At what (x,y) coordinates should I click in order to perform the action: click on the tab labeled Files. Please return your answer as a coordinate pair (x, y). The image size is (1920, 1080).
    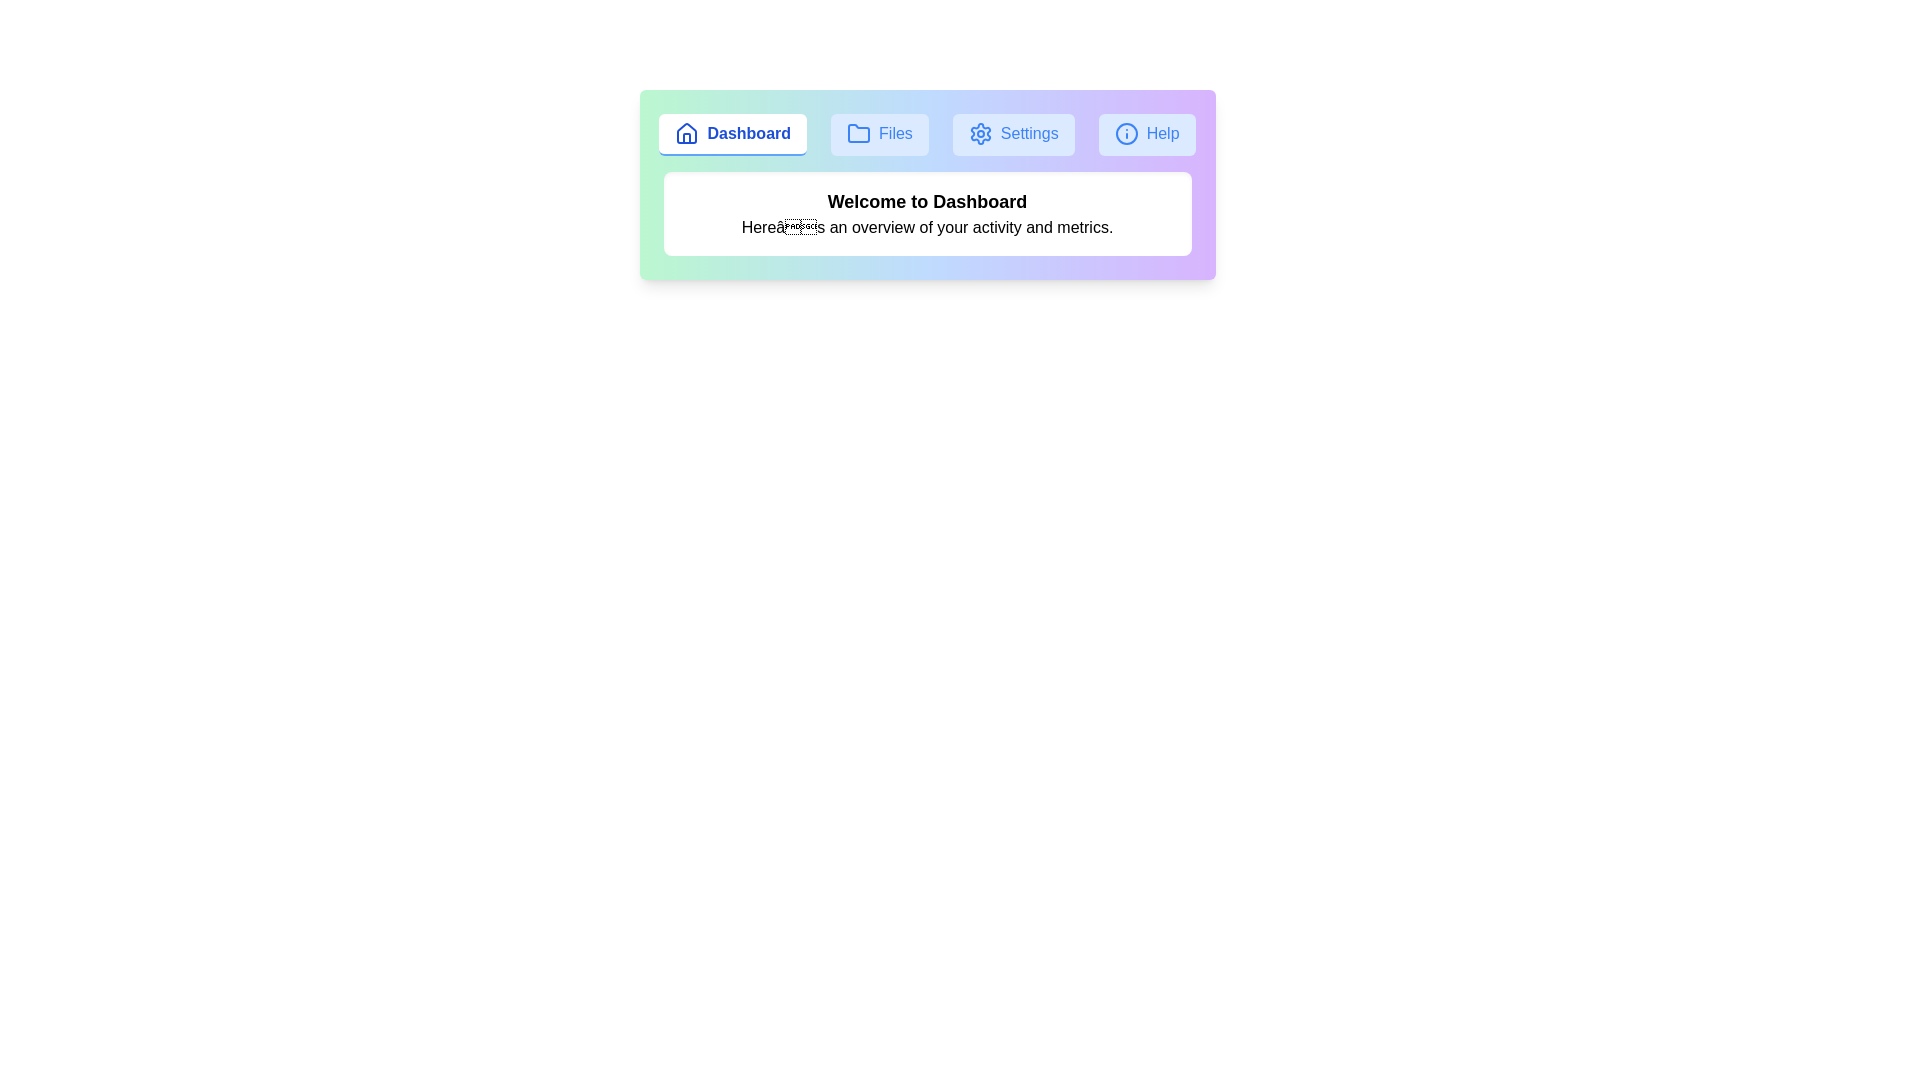
    Looking at the image, I should click on (878, 135).